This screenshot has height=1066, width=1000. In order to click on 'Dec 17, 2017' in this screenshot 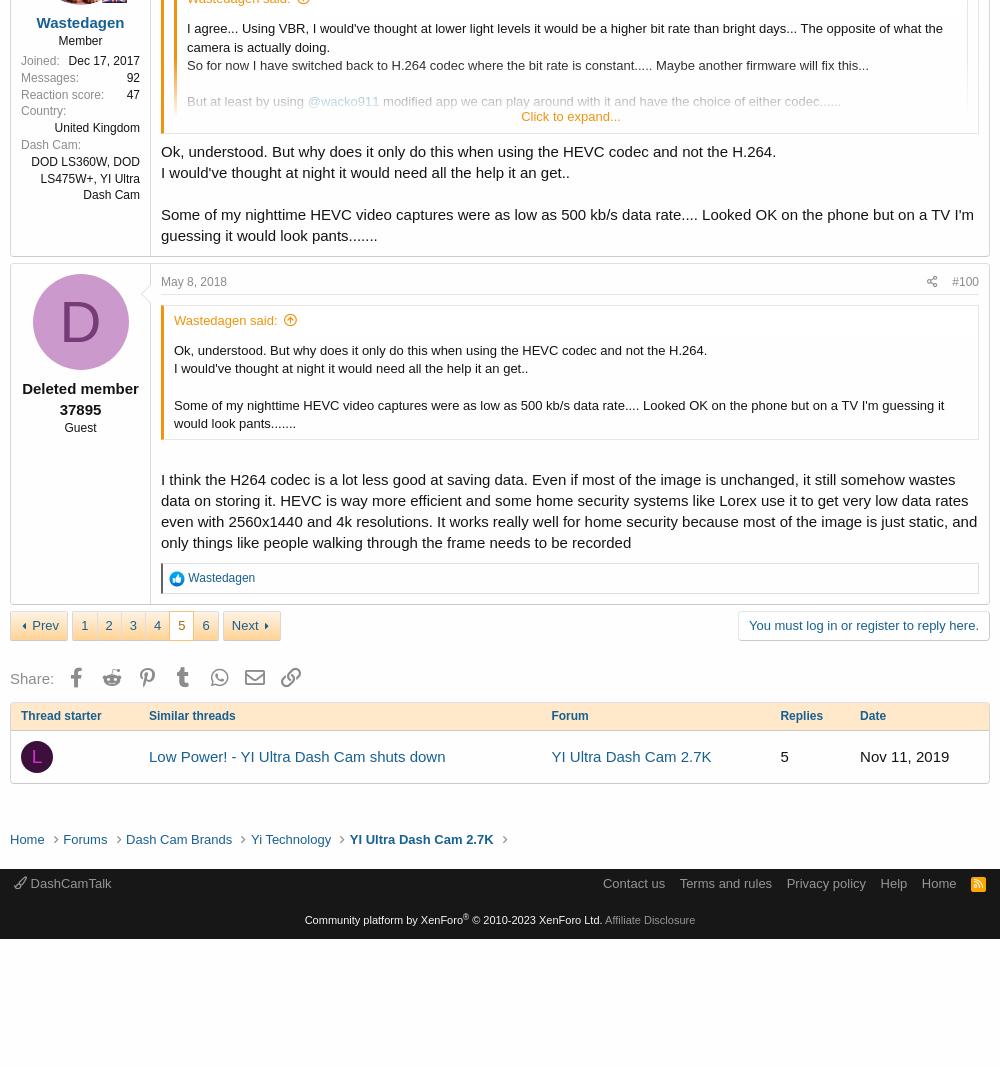, I will do `click(103, 59)`.